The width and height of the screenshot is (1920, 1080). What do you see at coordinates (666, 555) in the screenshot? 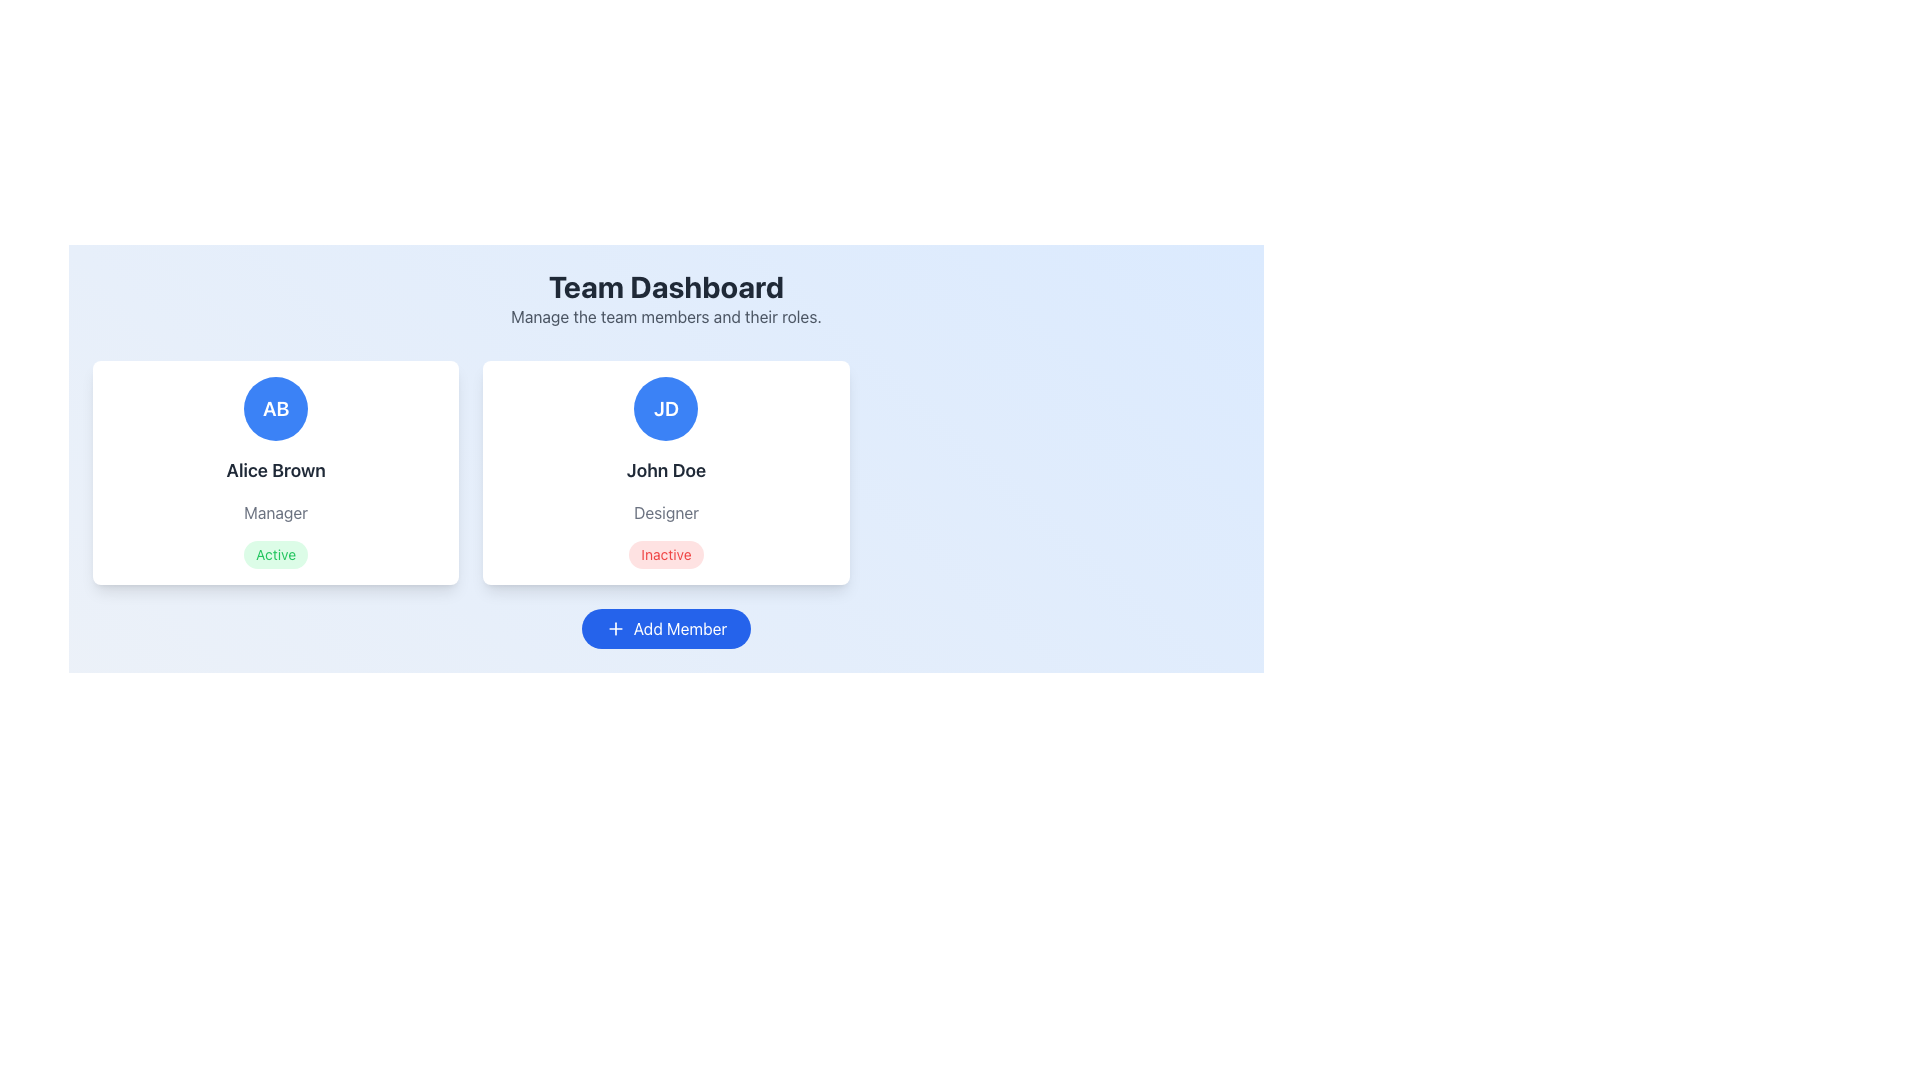
I see `the small rectangular badge with rounded corners, styled with a light red background and red text displaying 'Inactive', located below the text 'Designer' in the card for 'John Doe'` at bounding box center [666, 555].